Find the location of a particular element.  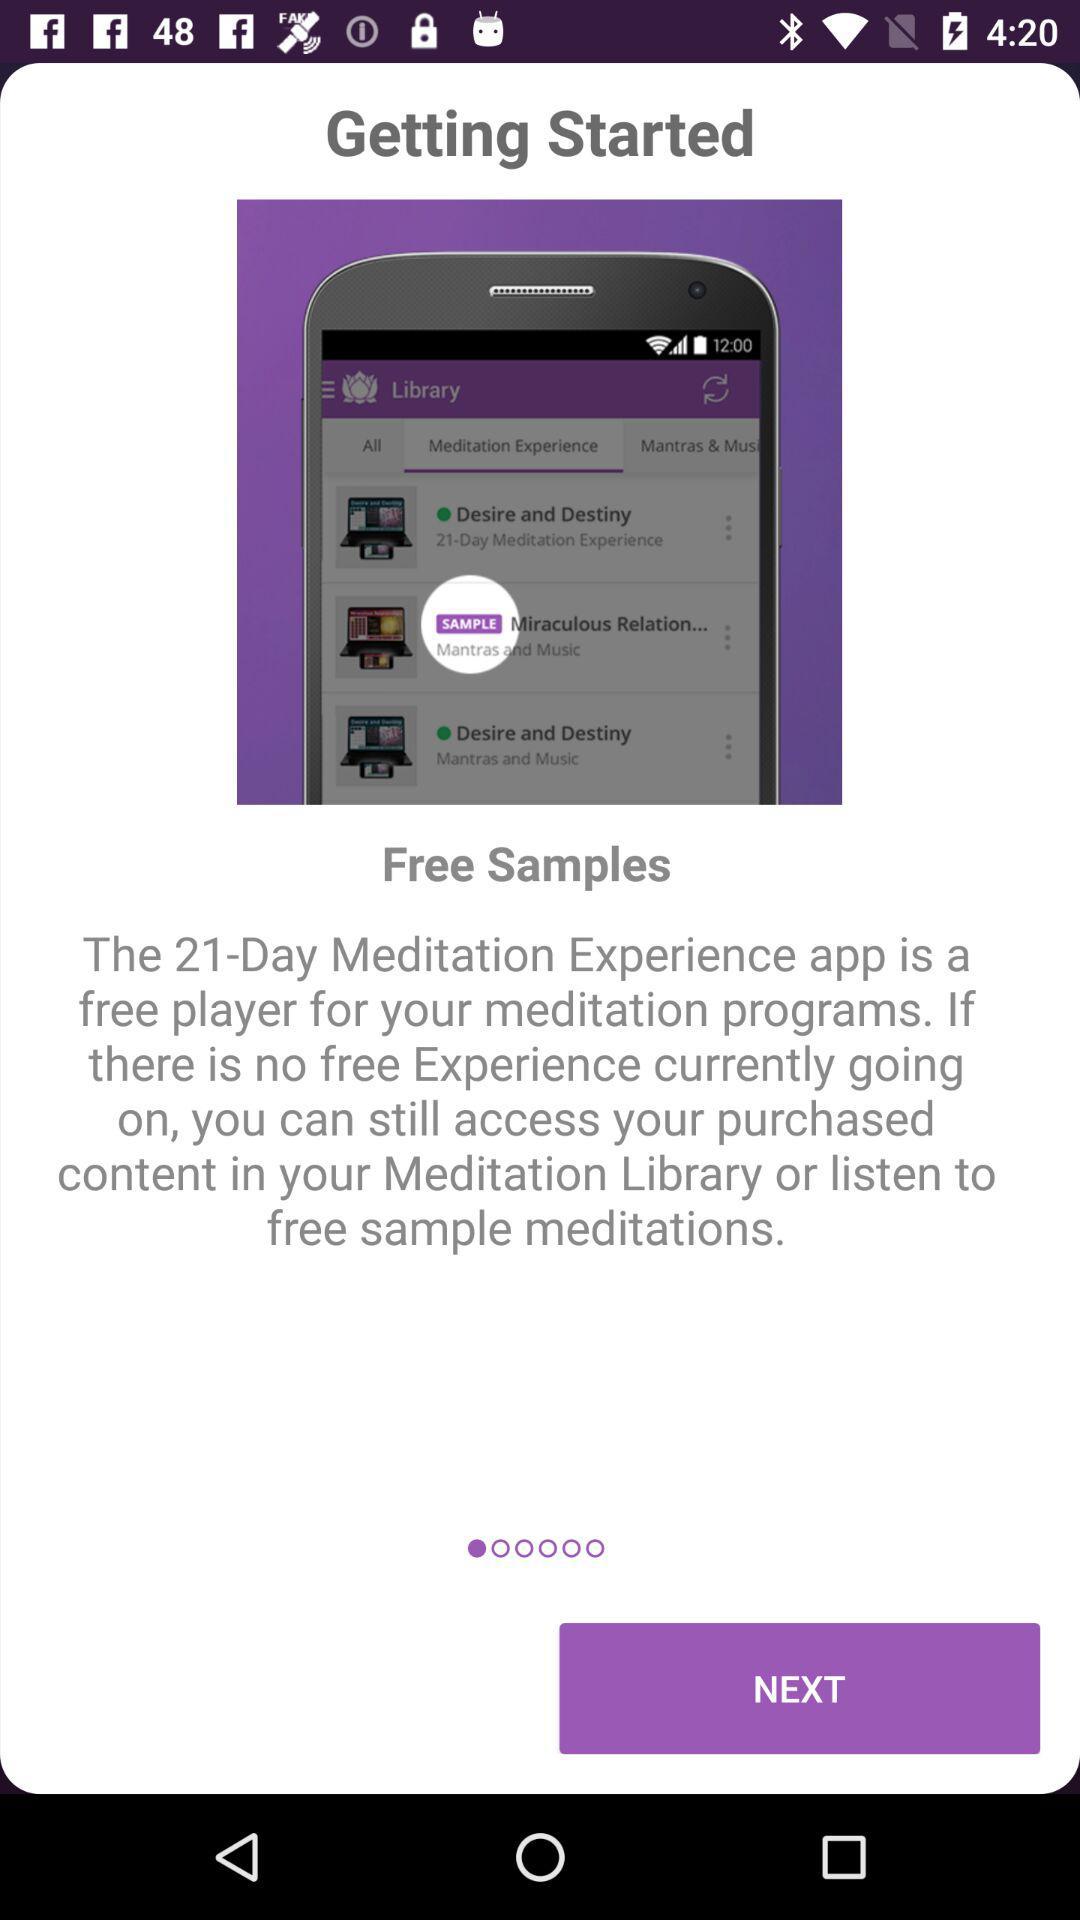

next at the bottom right corner is located at coordinates (798, 1687).